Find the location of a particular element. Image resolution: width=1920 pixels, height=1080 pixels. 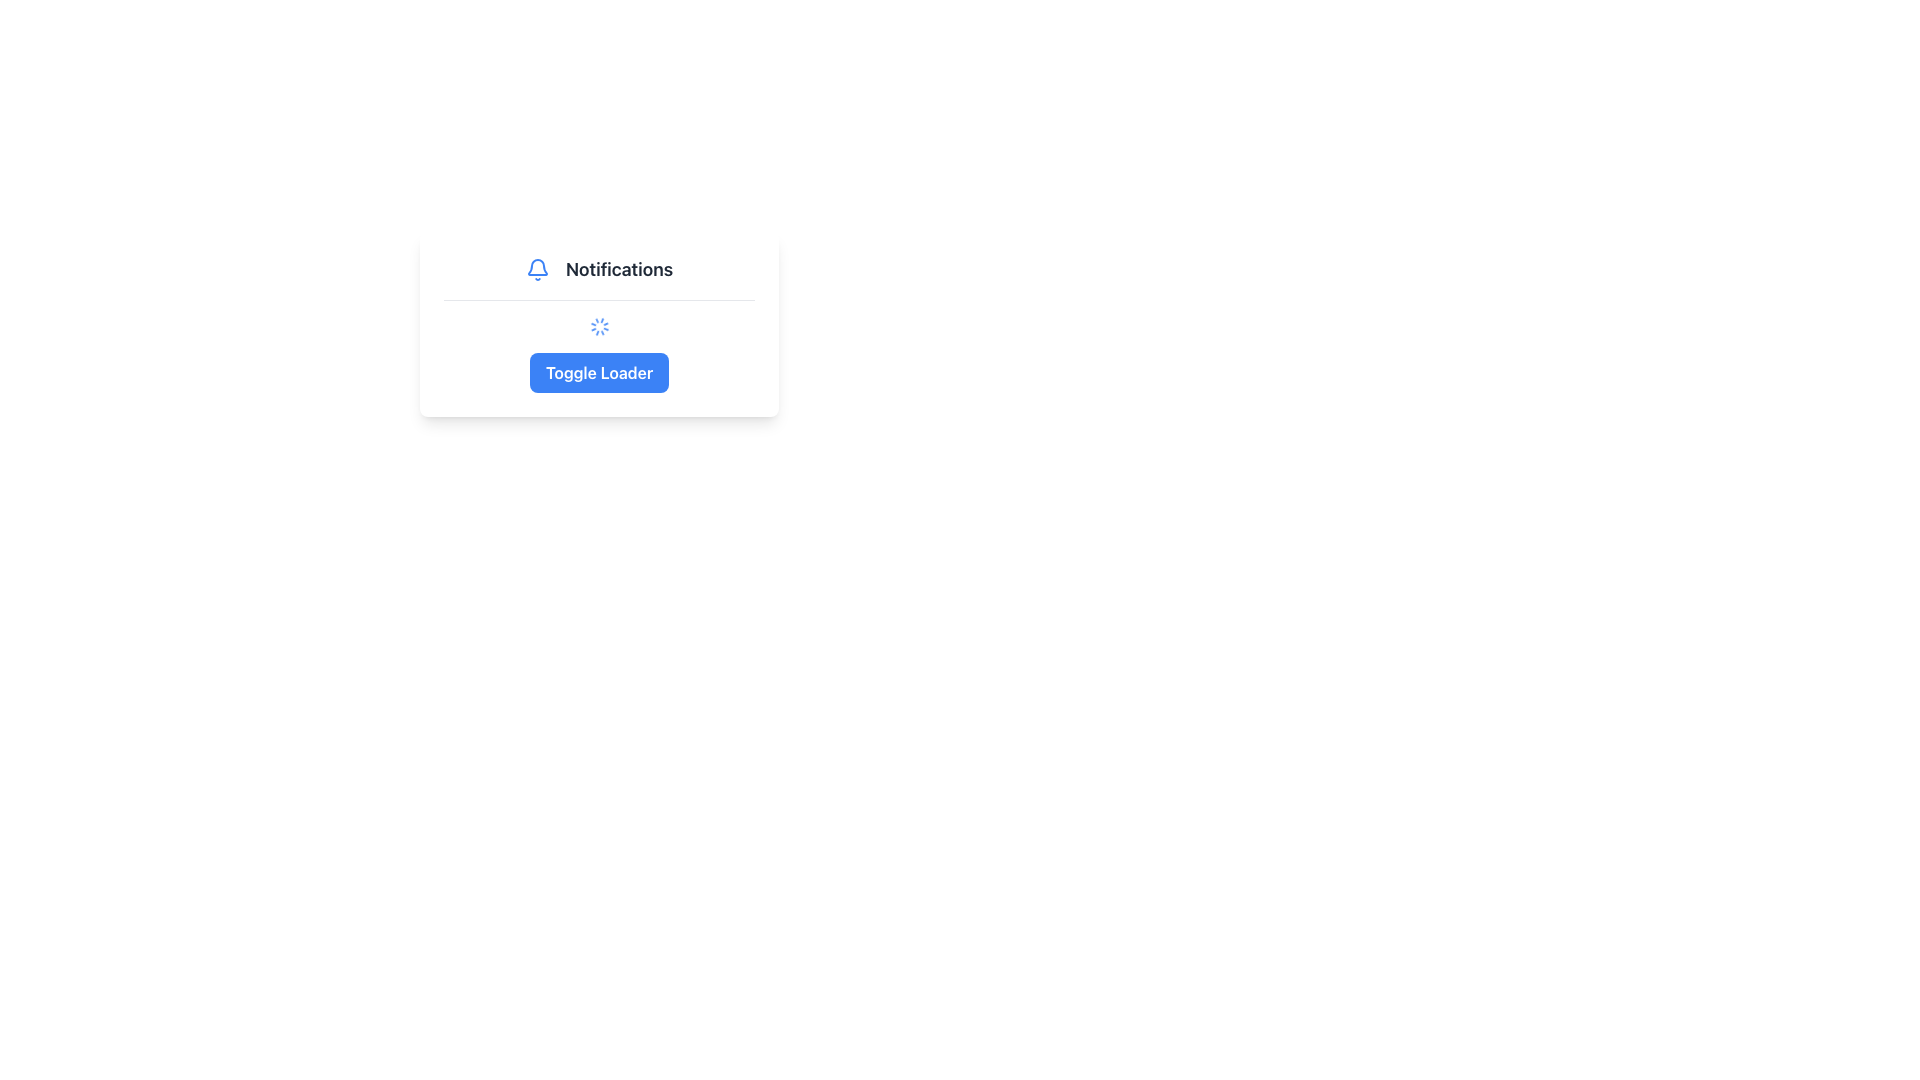

the Bell icon located in the notification panel, which serves as a visual indicator for notifications is located at coordinates (537, 270).